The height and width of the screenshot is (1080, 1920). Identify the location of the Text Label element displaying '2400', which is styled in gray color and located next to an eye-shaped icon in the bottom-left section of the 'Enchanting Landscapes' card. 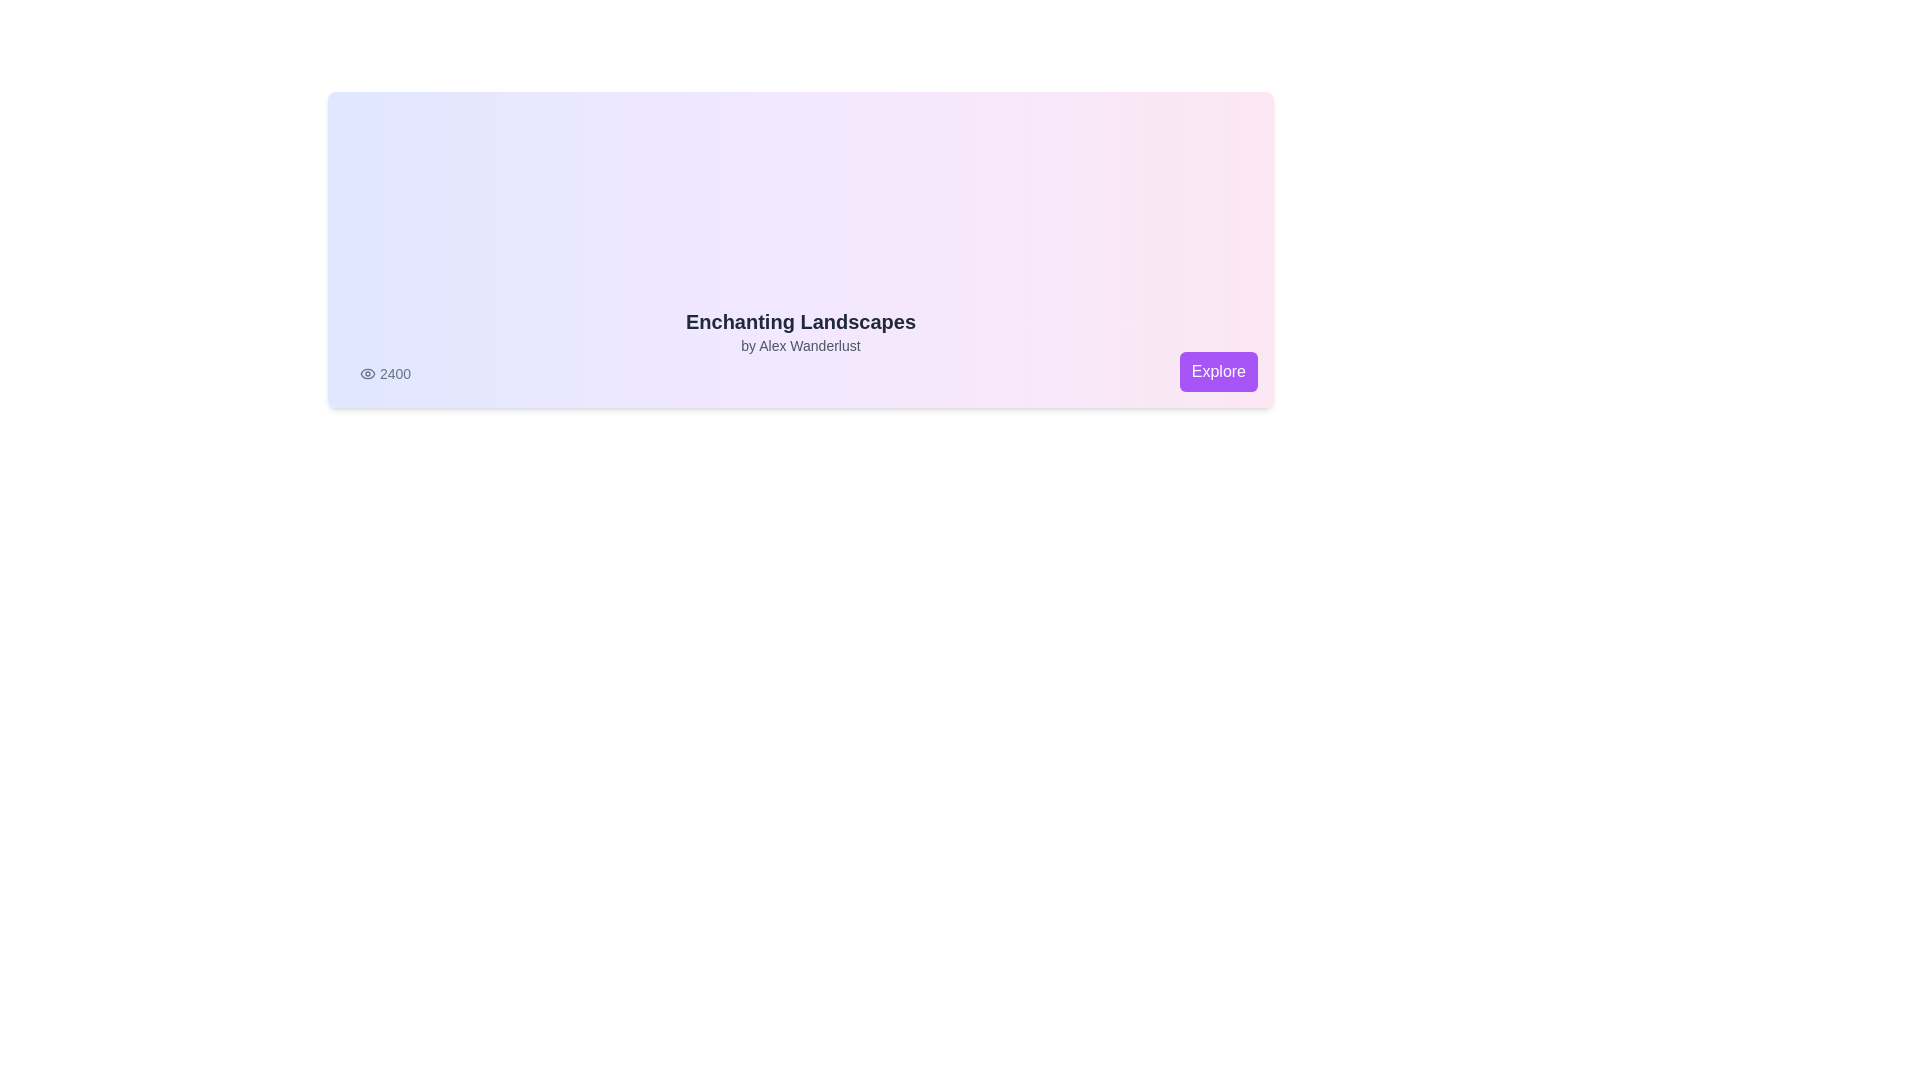
(395, 374).